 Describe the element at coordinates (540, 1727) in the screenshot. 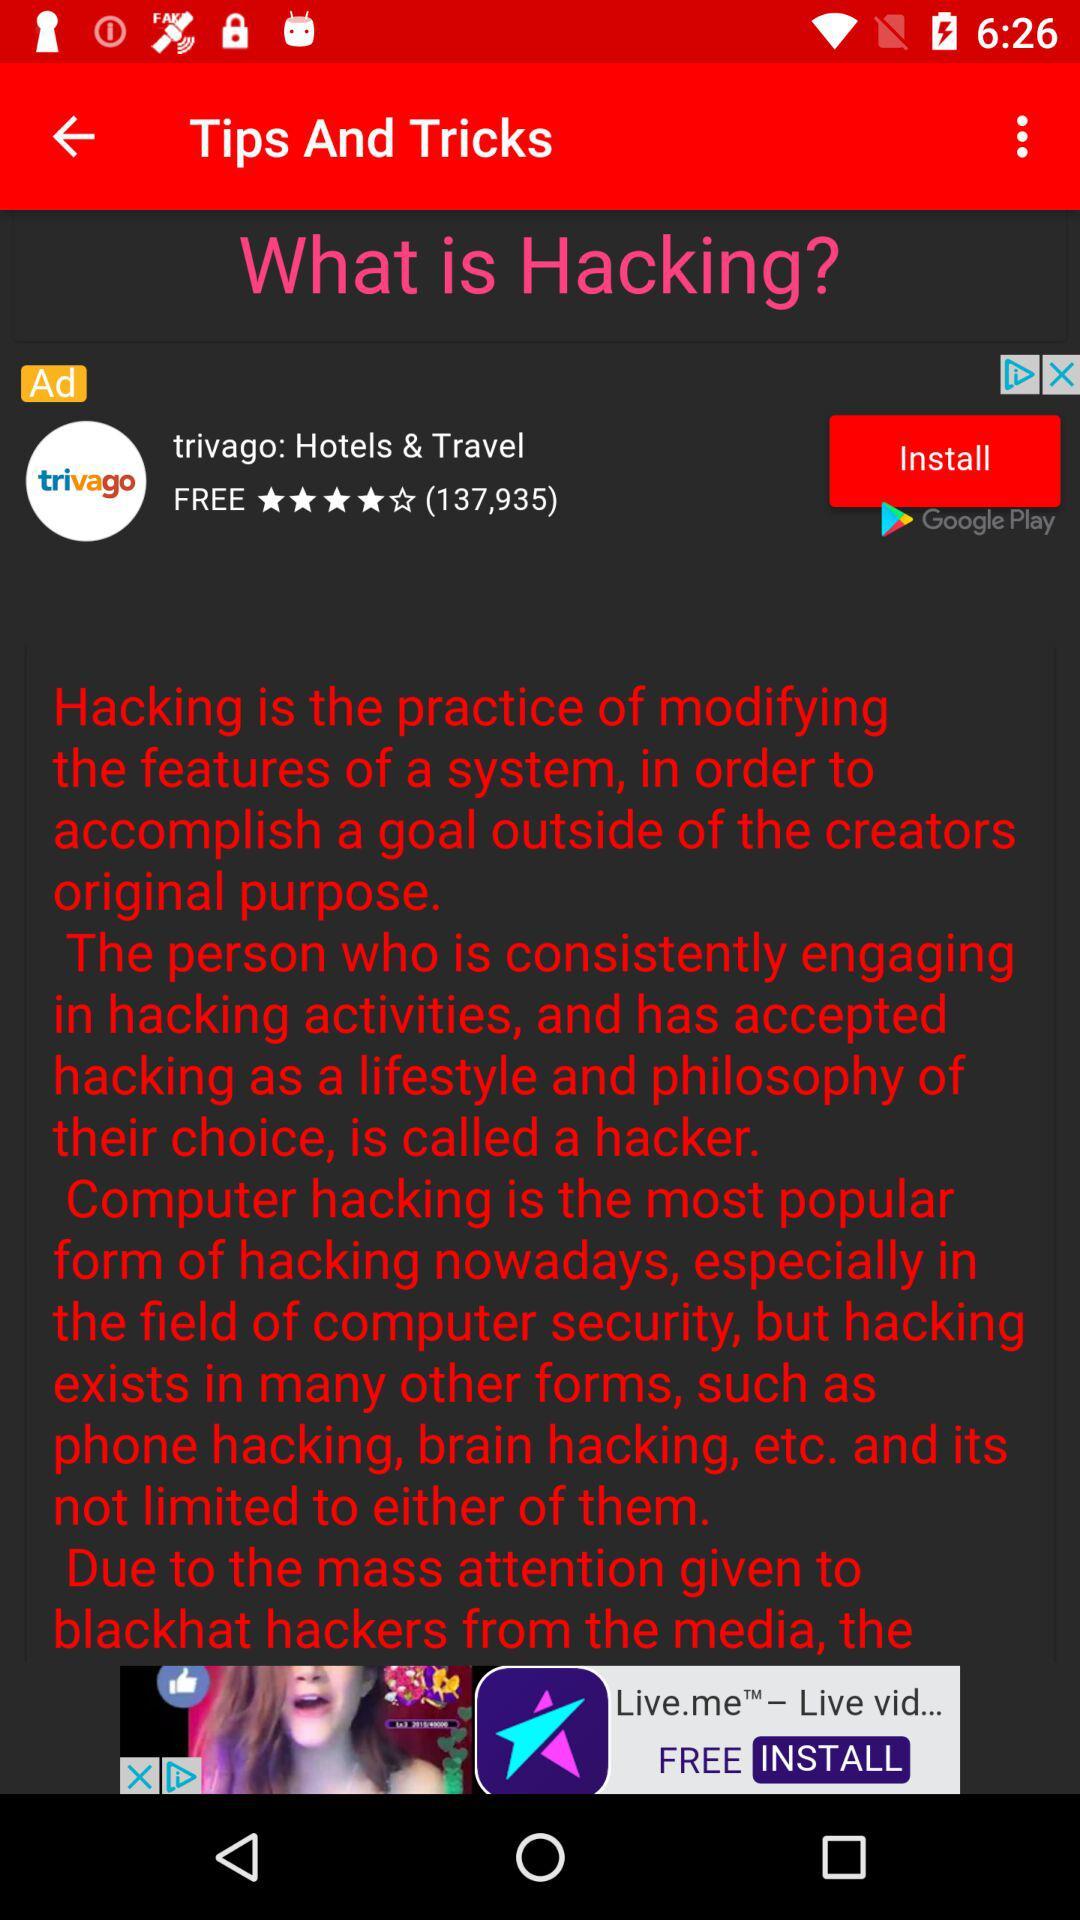

I see `click on advertisements` at that location.